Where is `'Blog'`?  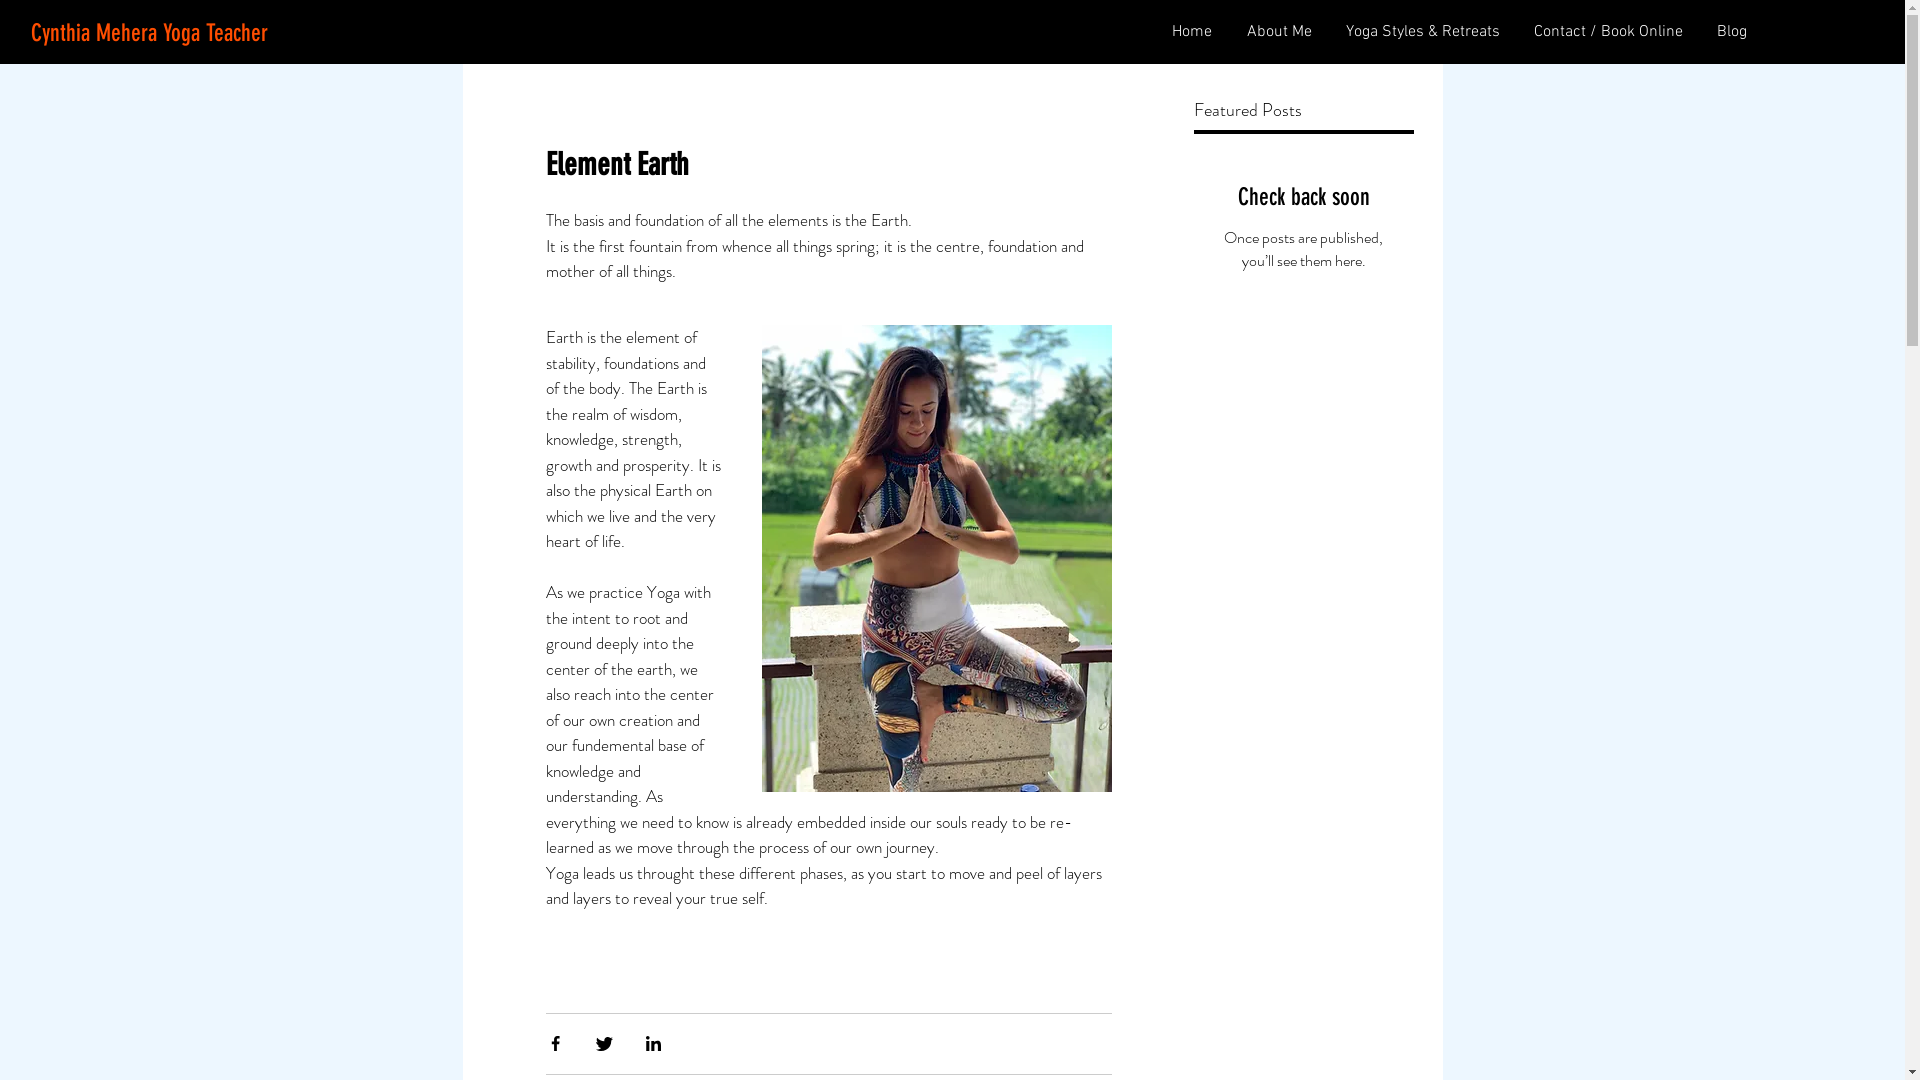 'Blog' is located at coordinates (1728, 32).